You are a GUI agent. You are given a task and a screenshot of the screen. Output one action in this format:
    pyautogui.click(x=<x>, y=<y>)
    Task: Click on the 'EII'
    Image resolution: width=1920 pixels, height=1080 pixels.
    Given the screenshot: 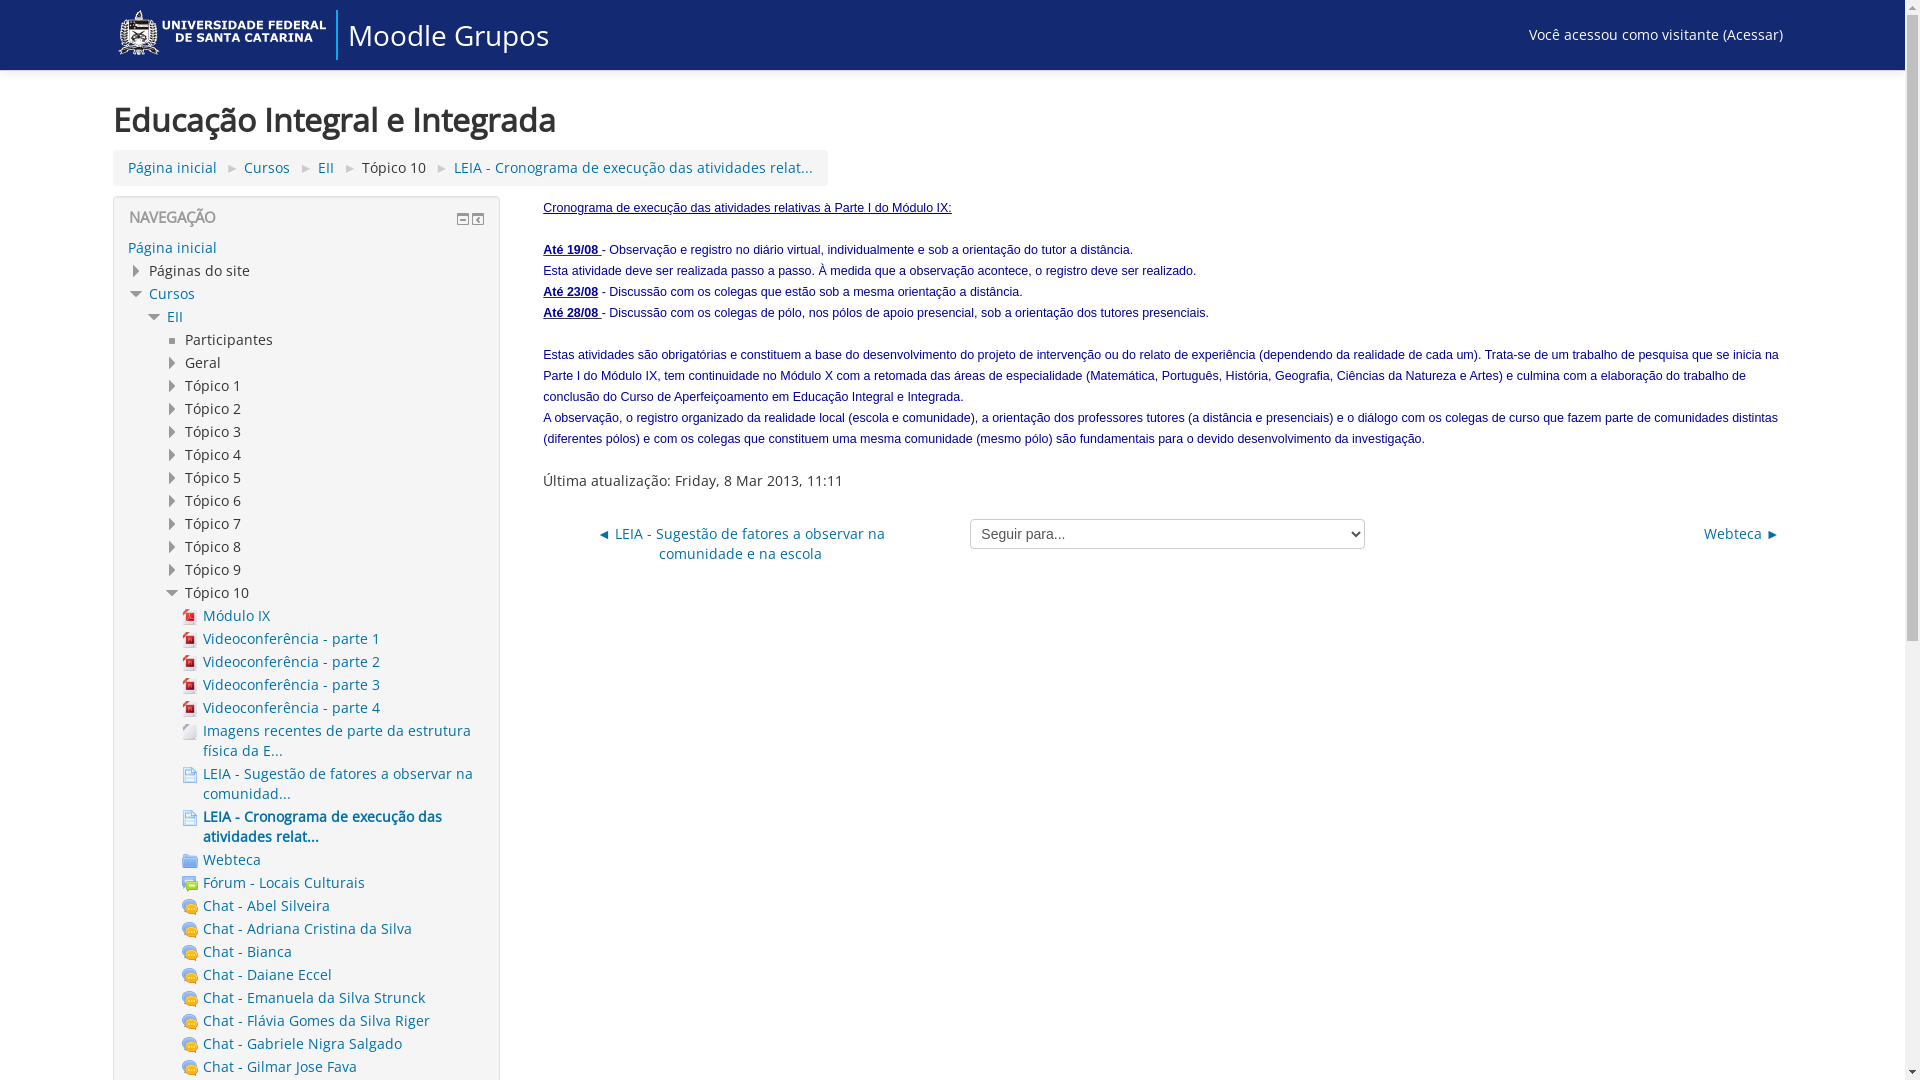 What is the action you would take?
    pyautogui.click(x=316, y=166)
    